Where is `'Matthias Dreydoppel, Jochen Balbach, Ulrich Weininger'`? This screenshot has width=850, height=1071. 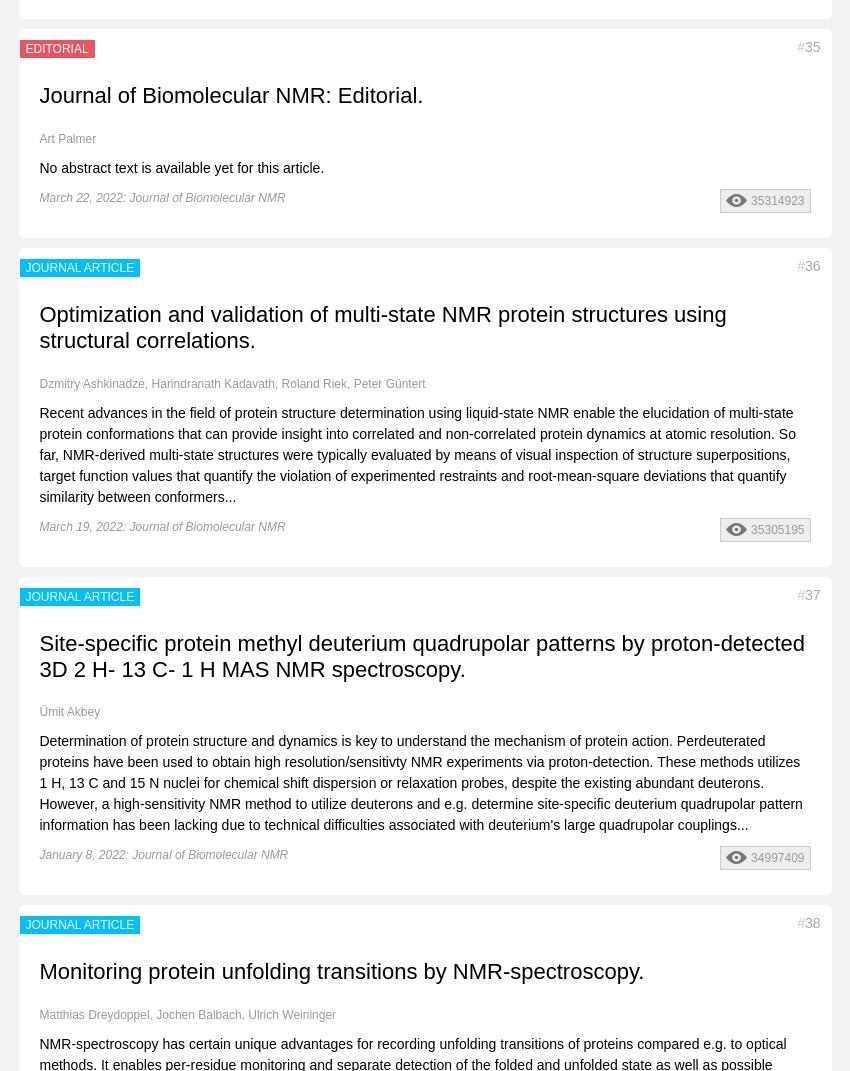
'Matthias Dreydoppel, Jochen Balbach, Ulrich Weininger' is located at coordinates (186, 1014).